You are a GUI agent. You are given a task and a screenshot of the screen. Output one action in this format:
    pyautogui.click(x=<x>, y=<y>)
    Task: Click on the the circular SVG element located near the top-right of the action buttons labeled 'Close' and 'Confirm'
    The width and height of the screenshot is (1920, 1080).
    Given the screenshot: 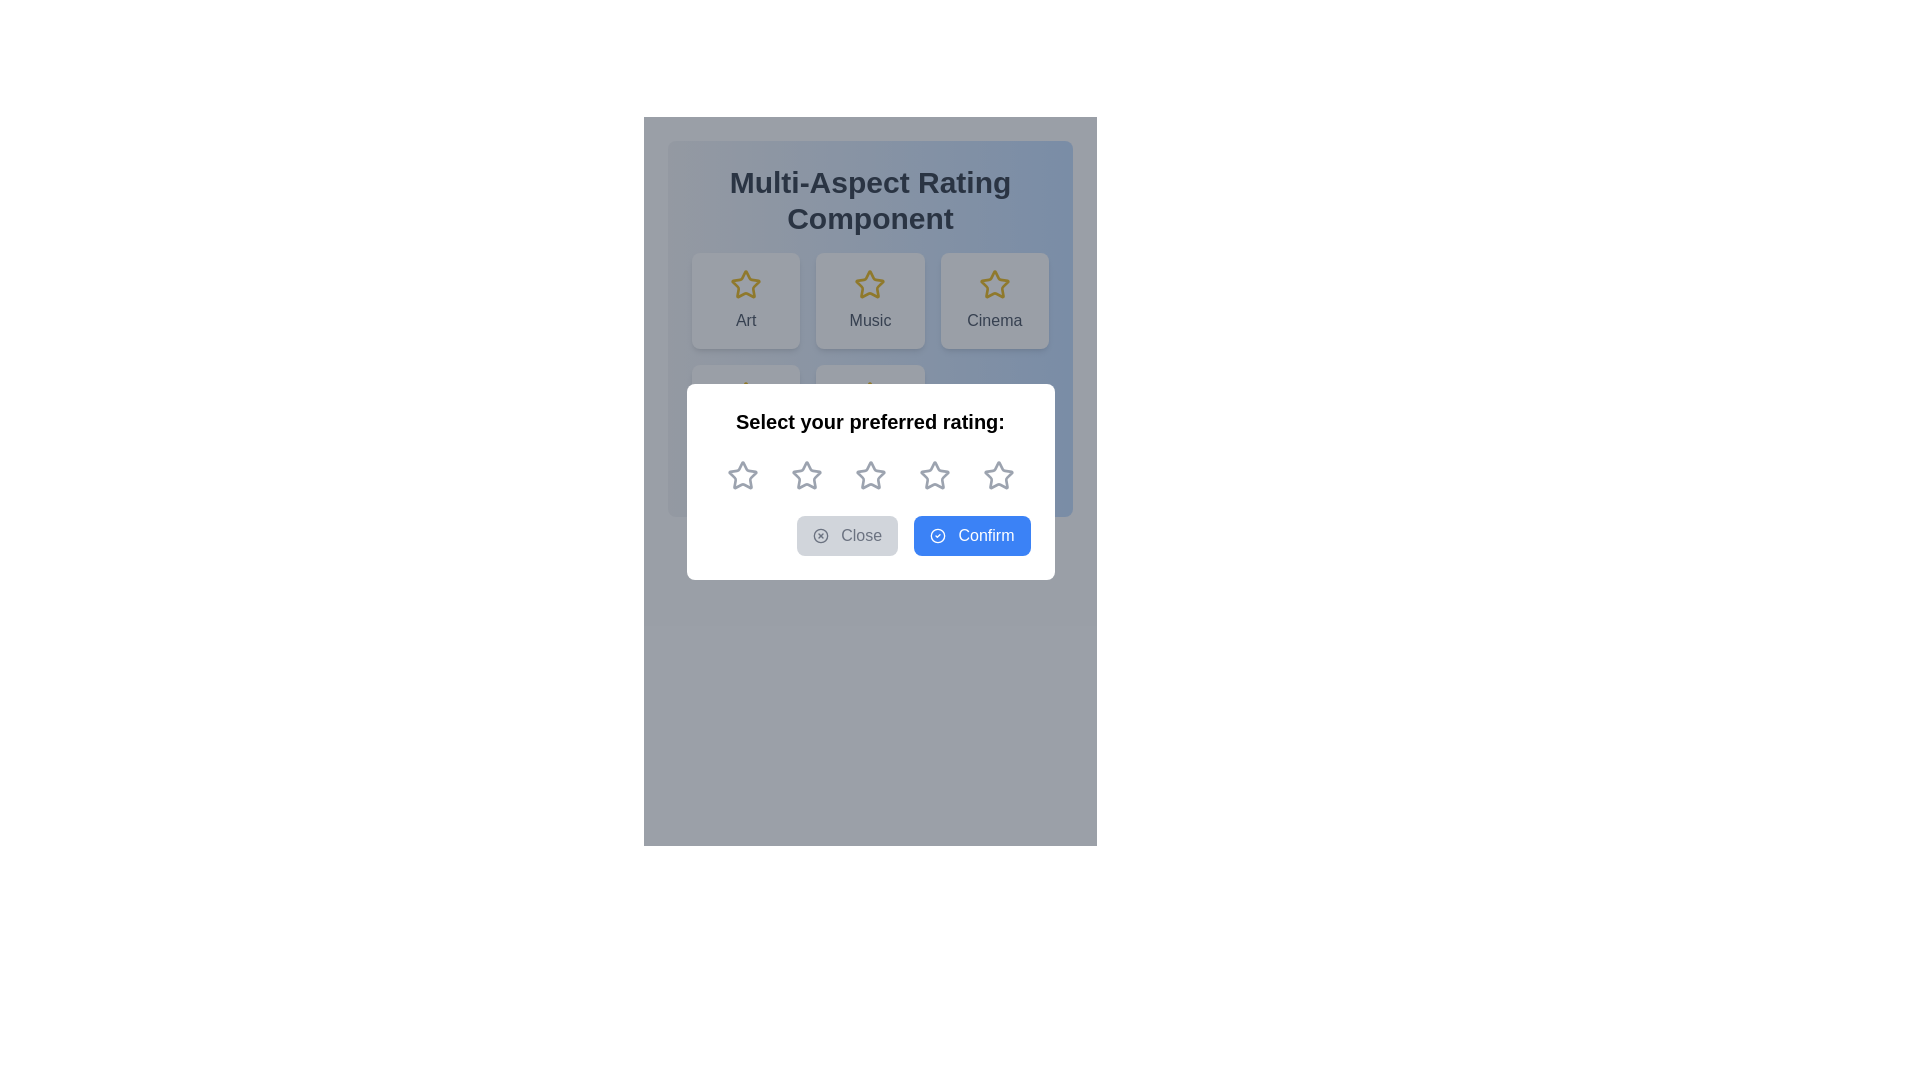 What is the action you would take?
    pyautogui.click(x=820, y=535)
    